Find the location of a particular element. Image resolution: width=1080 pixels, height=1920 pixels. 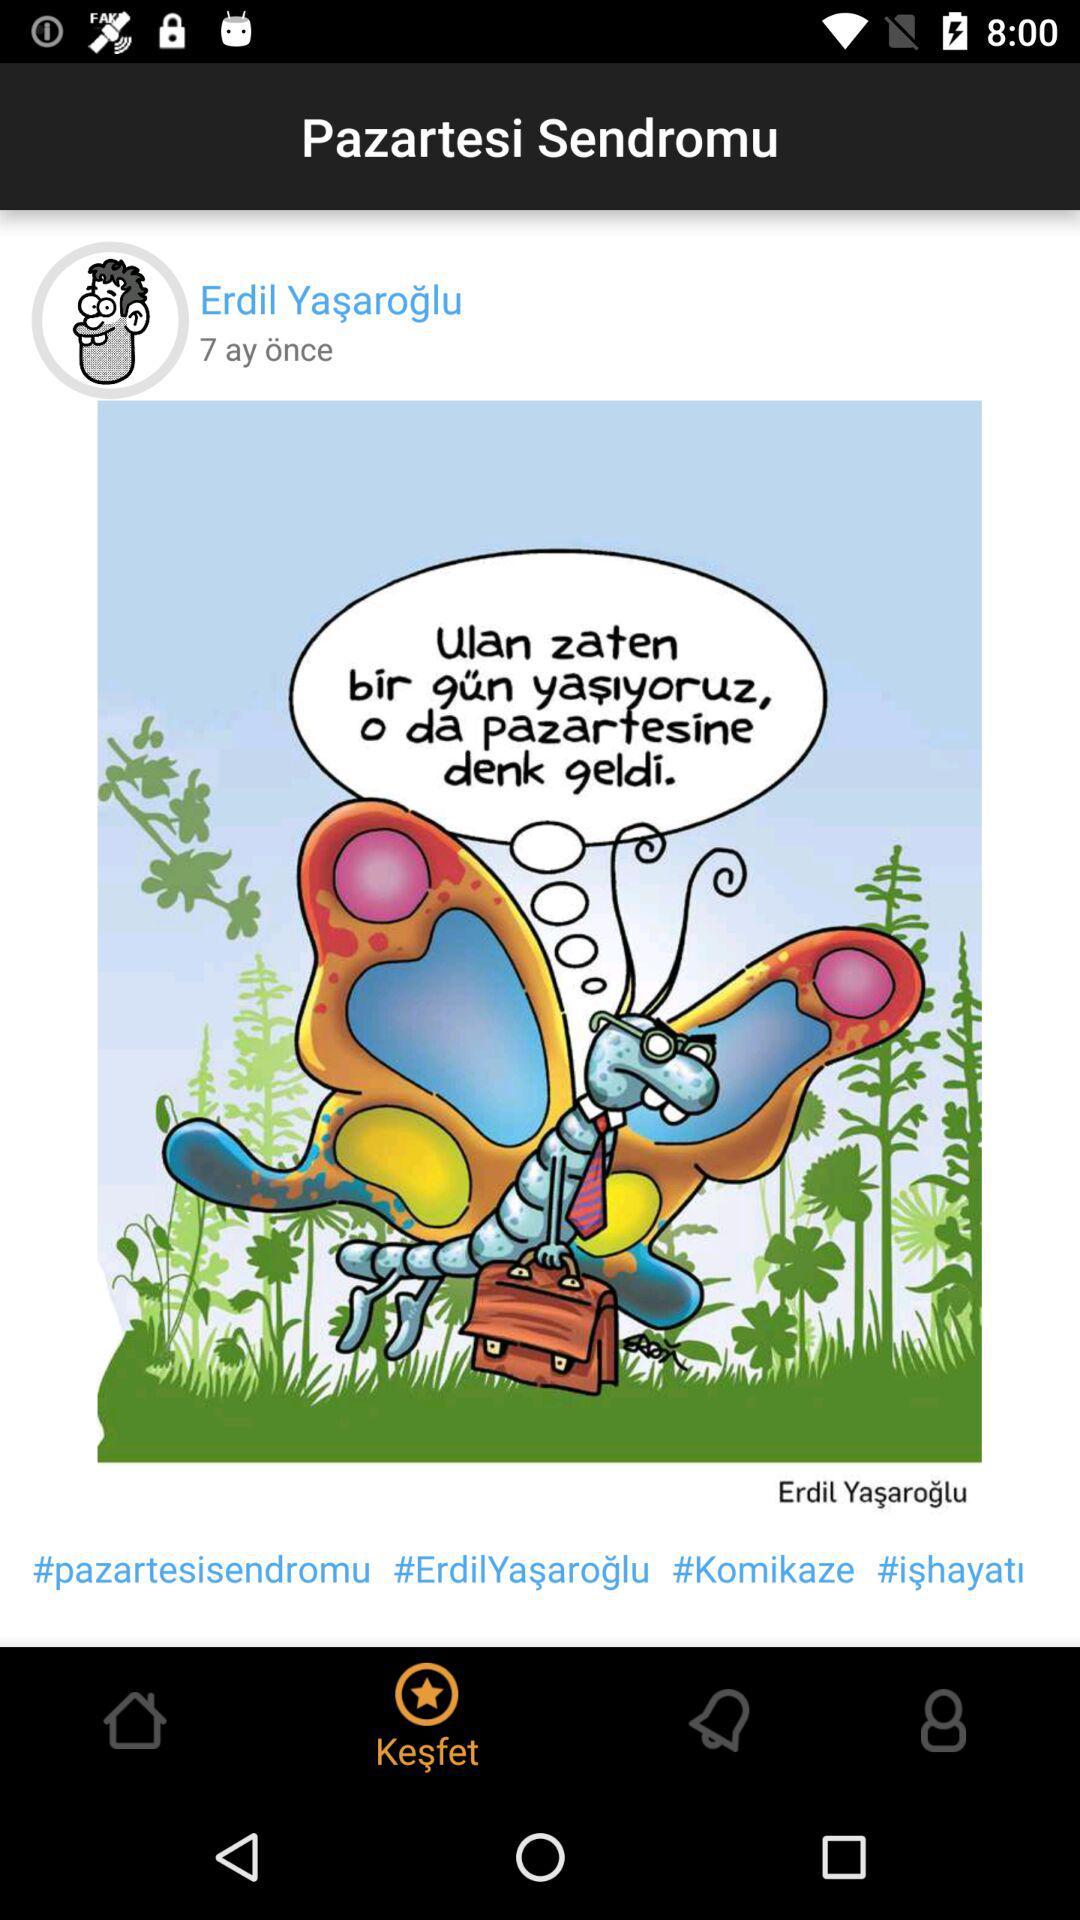

the item to the right of #pazartesisendromu item is located at coordinates (520, 1567).